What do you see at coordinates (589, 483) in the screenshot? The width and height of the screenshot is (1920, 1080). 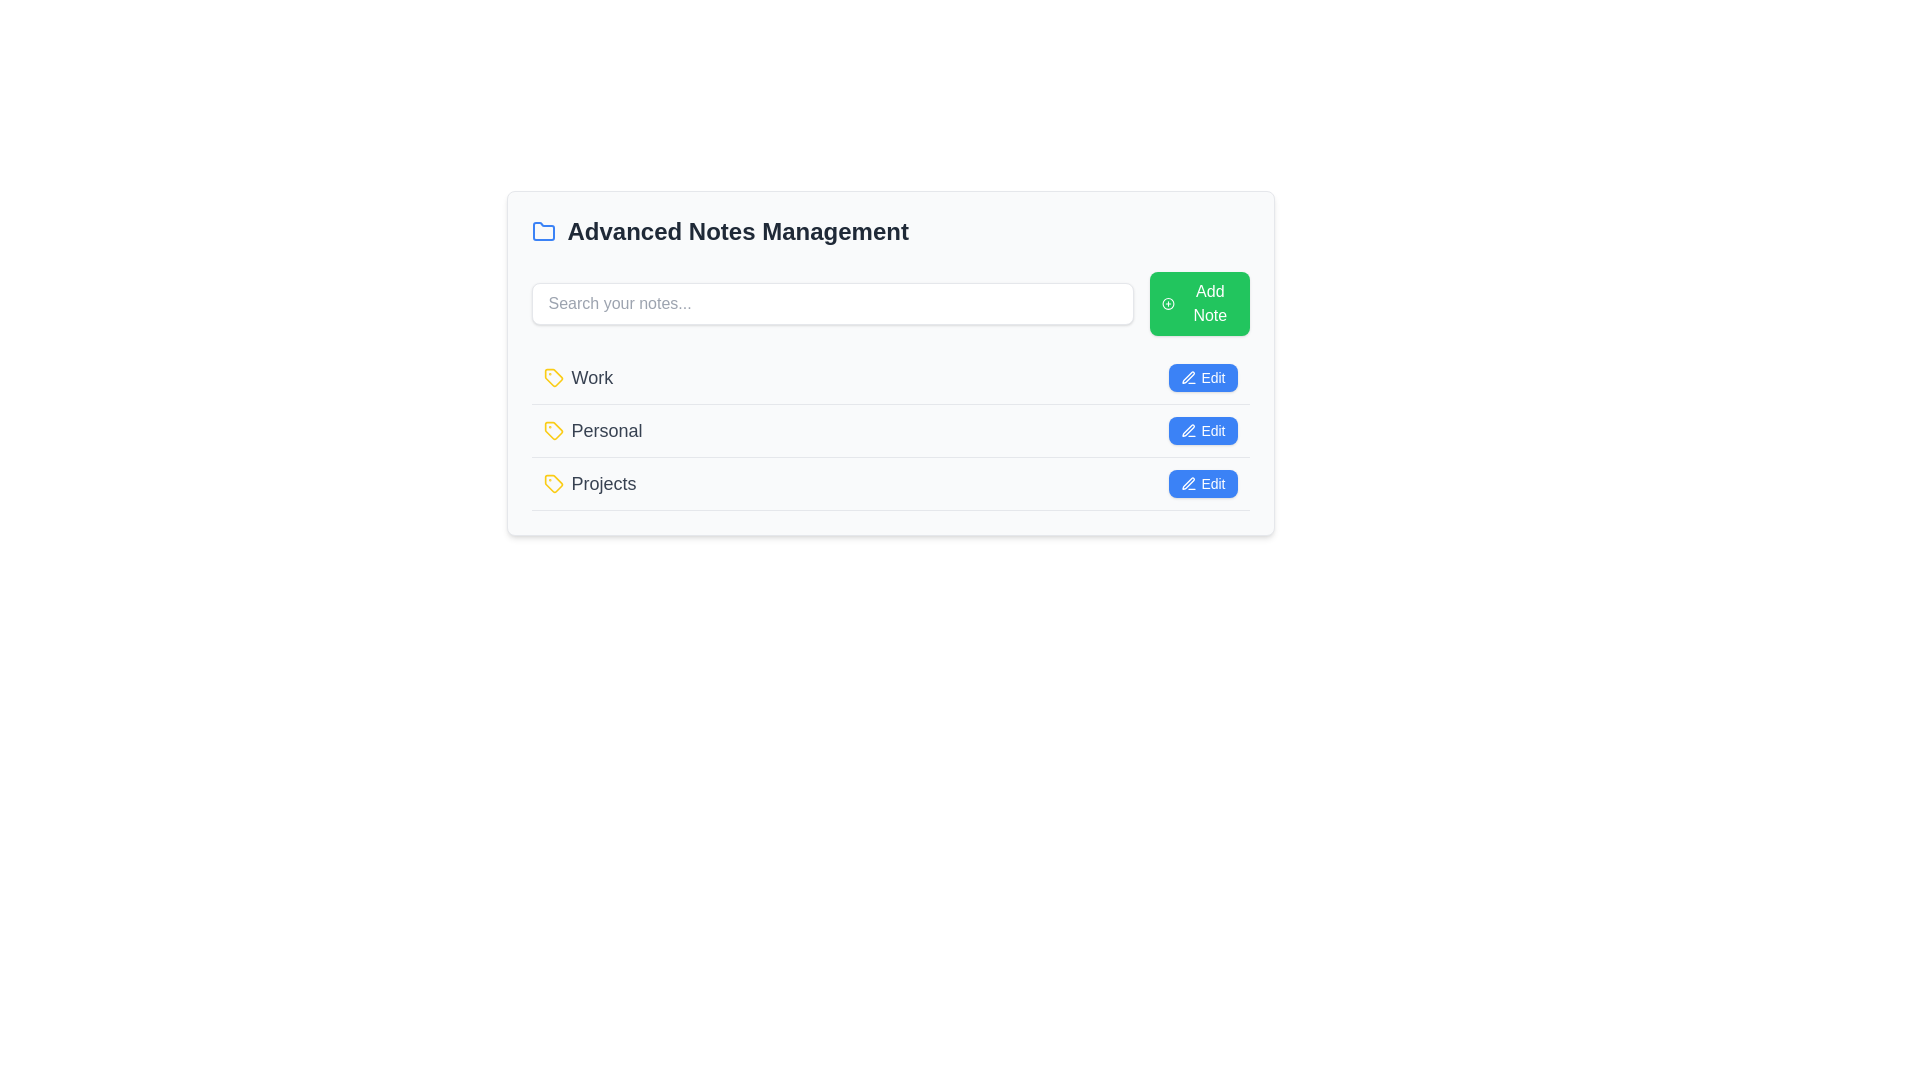 I see `the 'Projects' category header label with an accompanying icon, located in the third row of the 'Projects Edit' list, below the 'Personal' item` at bounding box center [589, 483].